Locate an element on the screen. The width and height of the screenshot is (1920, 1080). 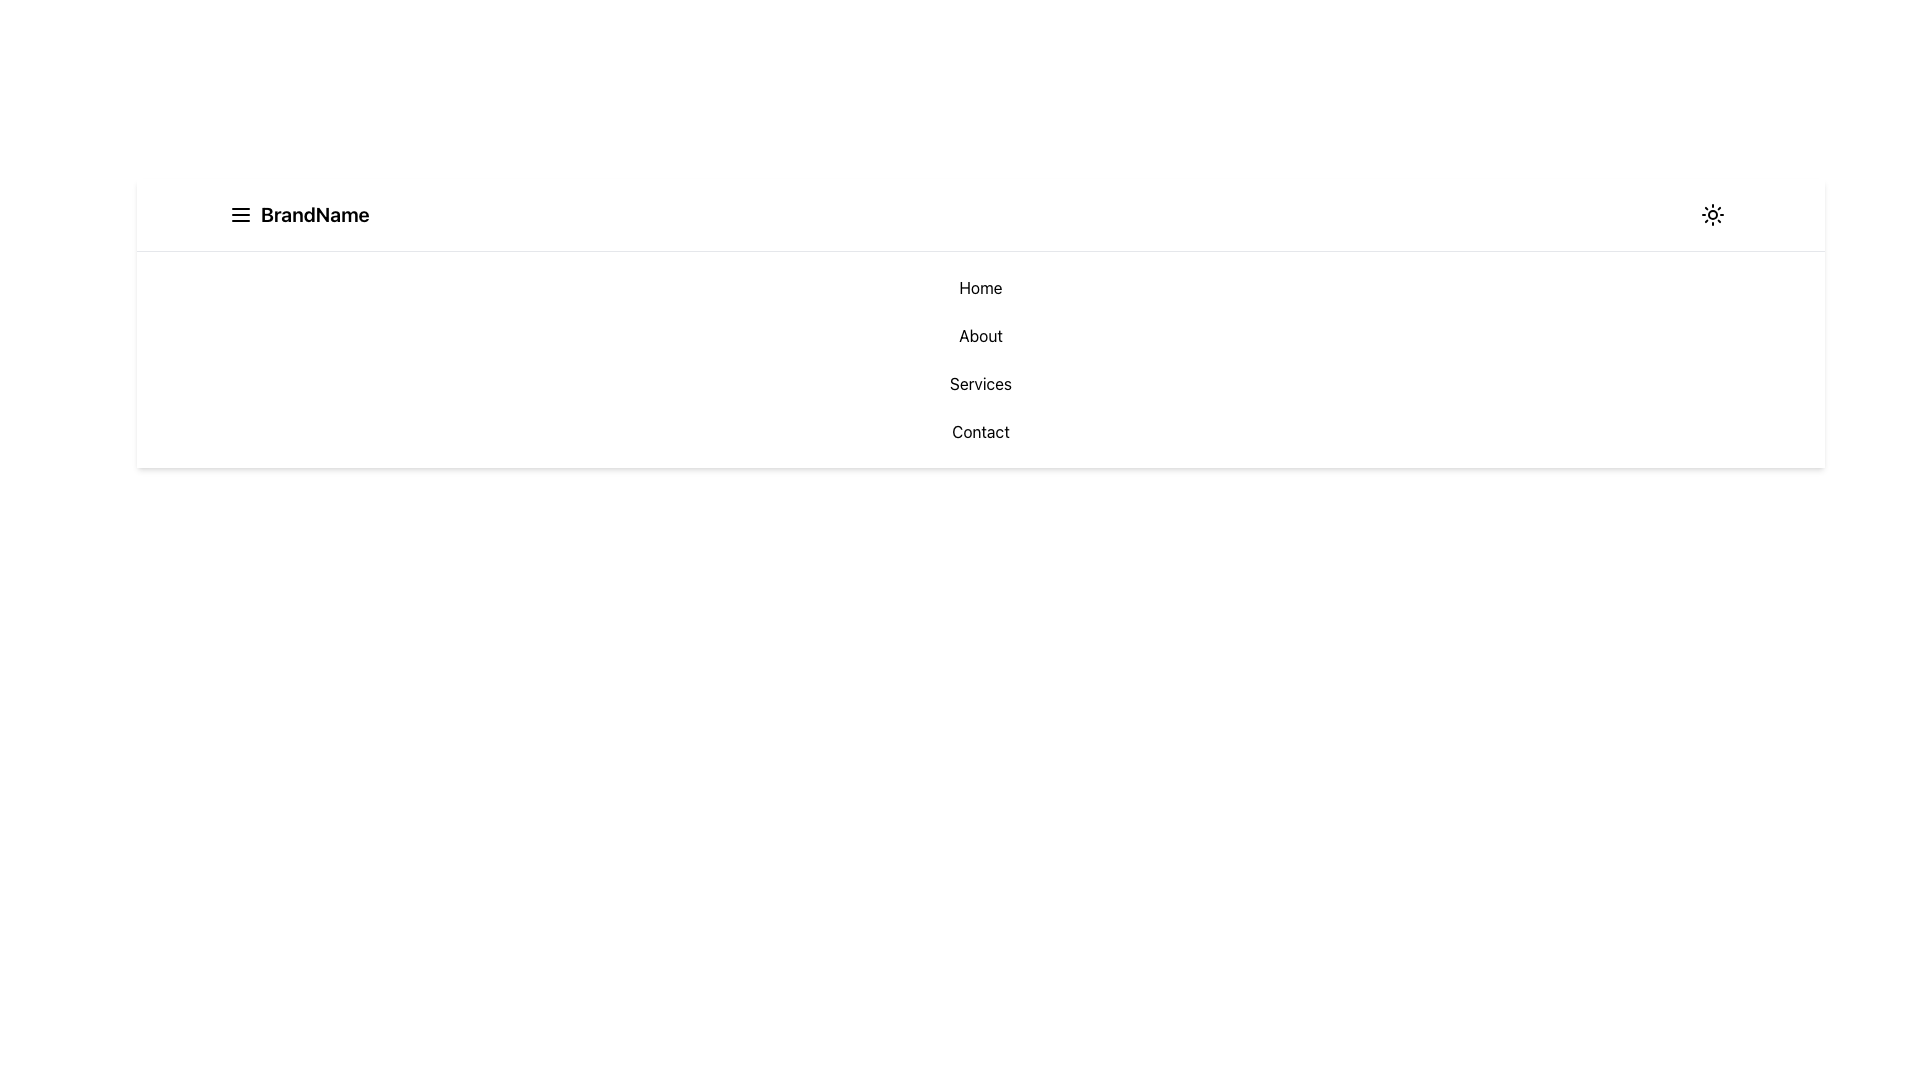
the 'Services' button in the vertical menu to trigger the hover effect, which is indicated by a background color change to indigo is located at coordinates (980, 384).